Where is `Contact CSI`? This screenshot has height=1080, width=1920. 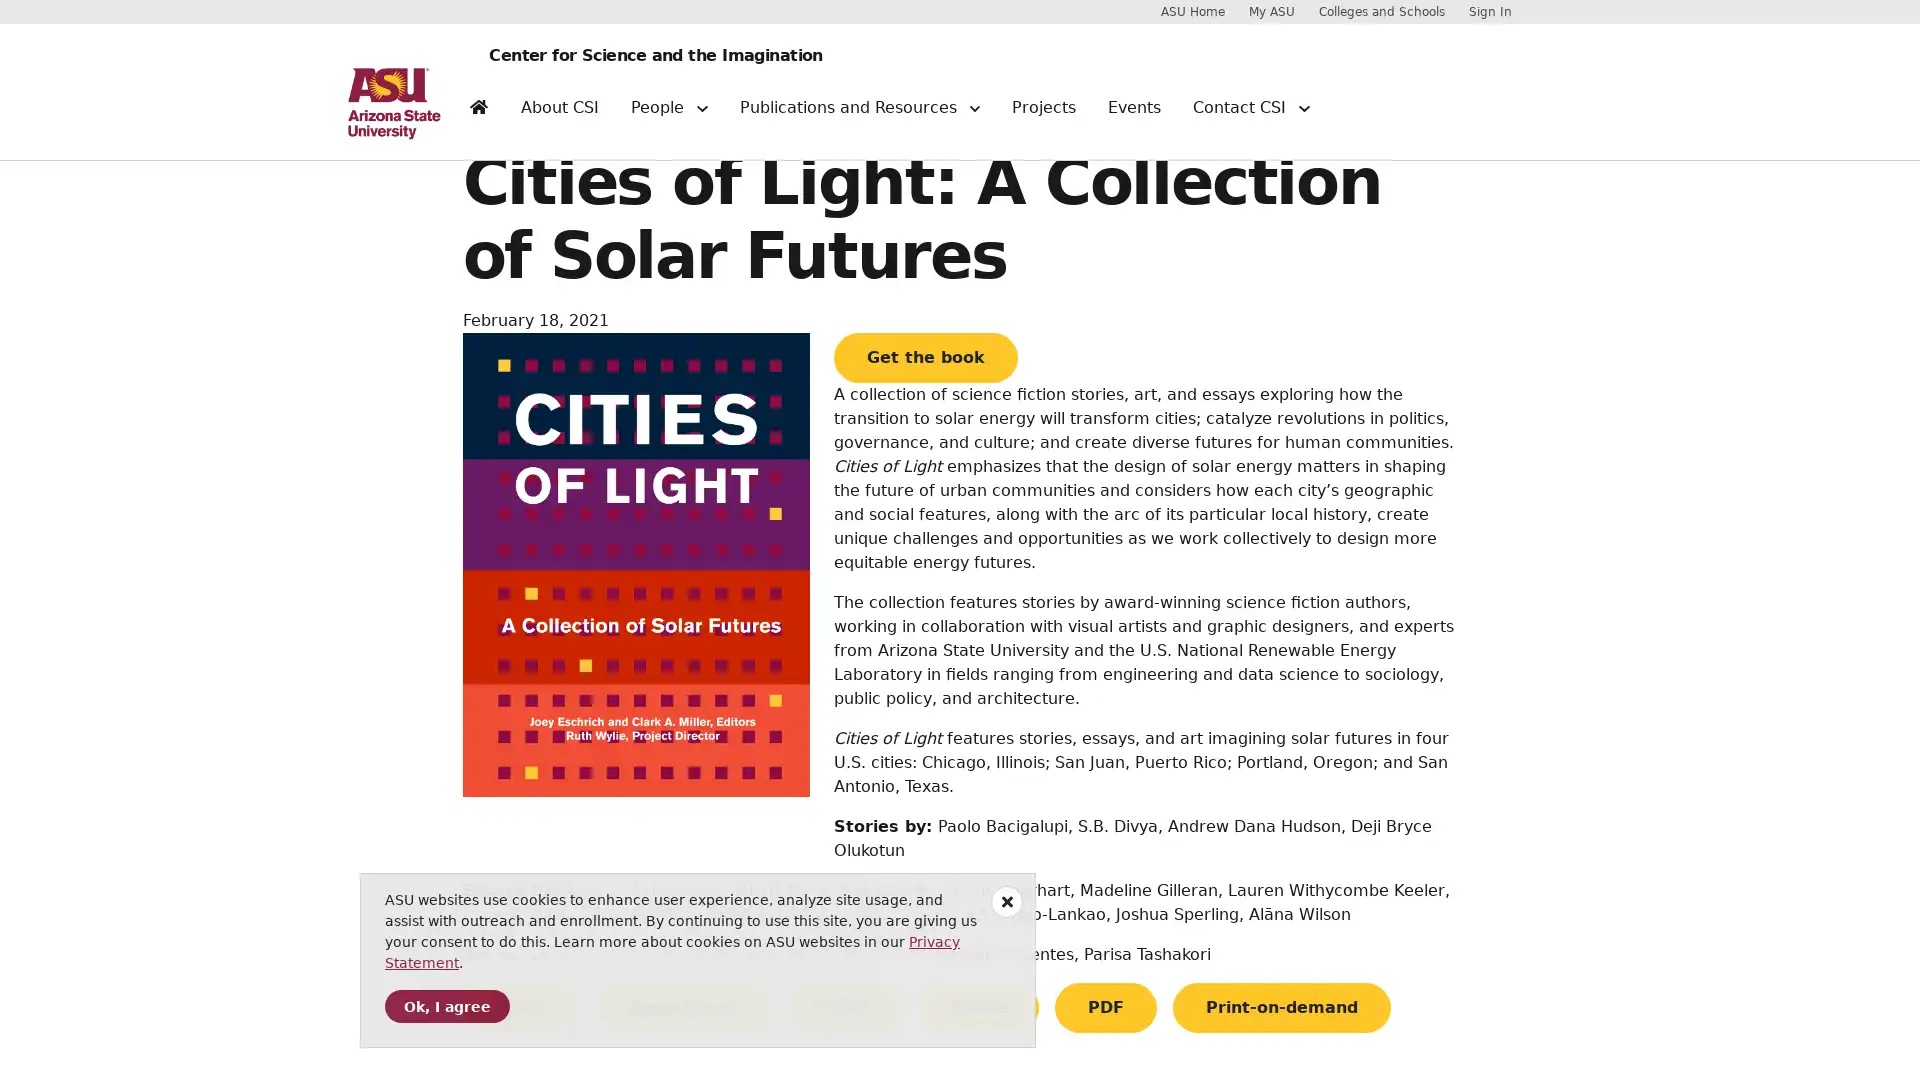 Contact CSI is located at coordinates (1250, 115).